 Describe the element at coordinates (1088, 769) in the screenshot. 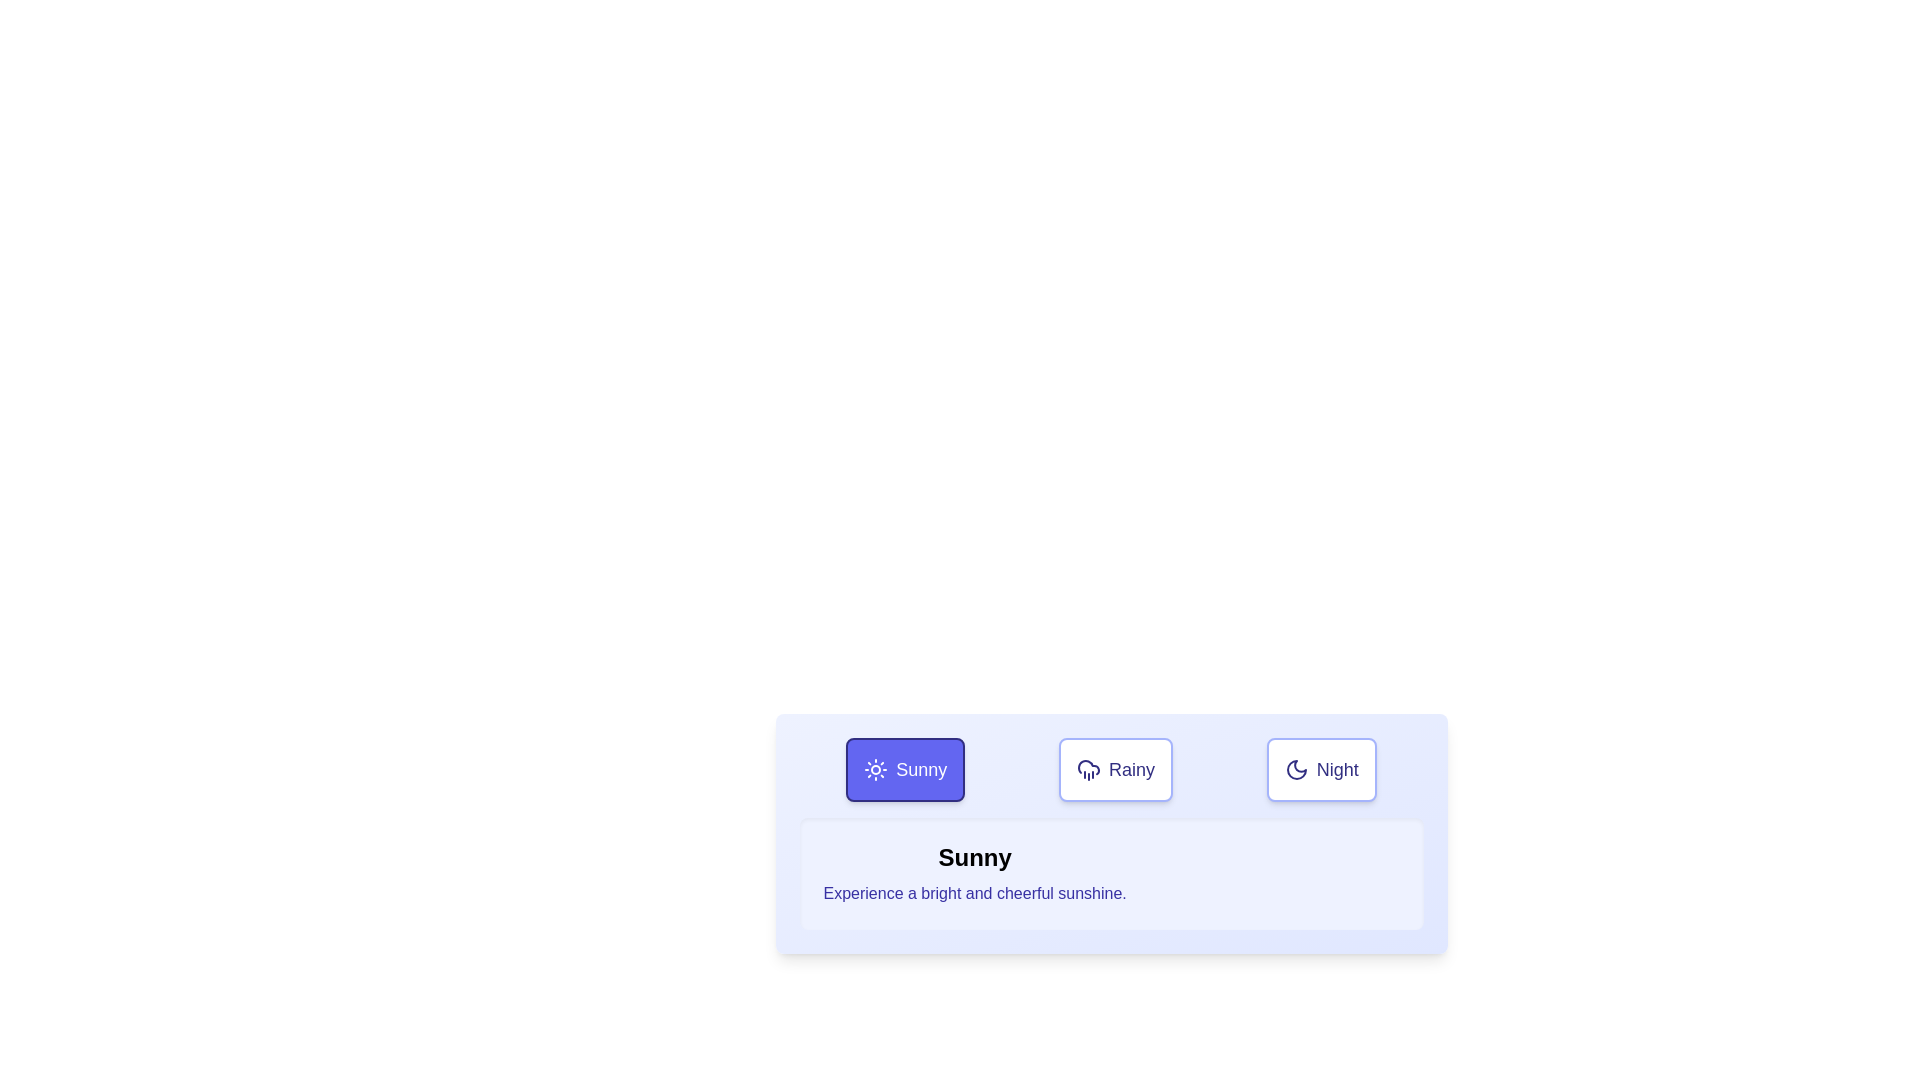

I see `the rainy weather icon located above the 'Rainy' button, which is part of a trio of buttons labeled 'Sunny', 'Rainy', and 'Night'` at that location.